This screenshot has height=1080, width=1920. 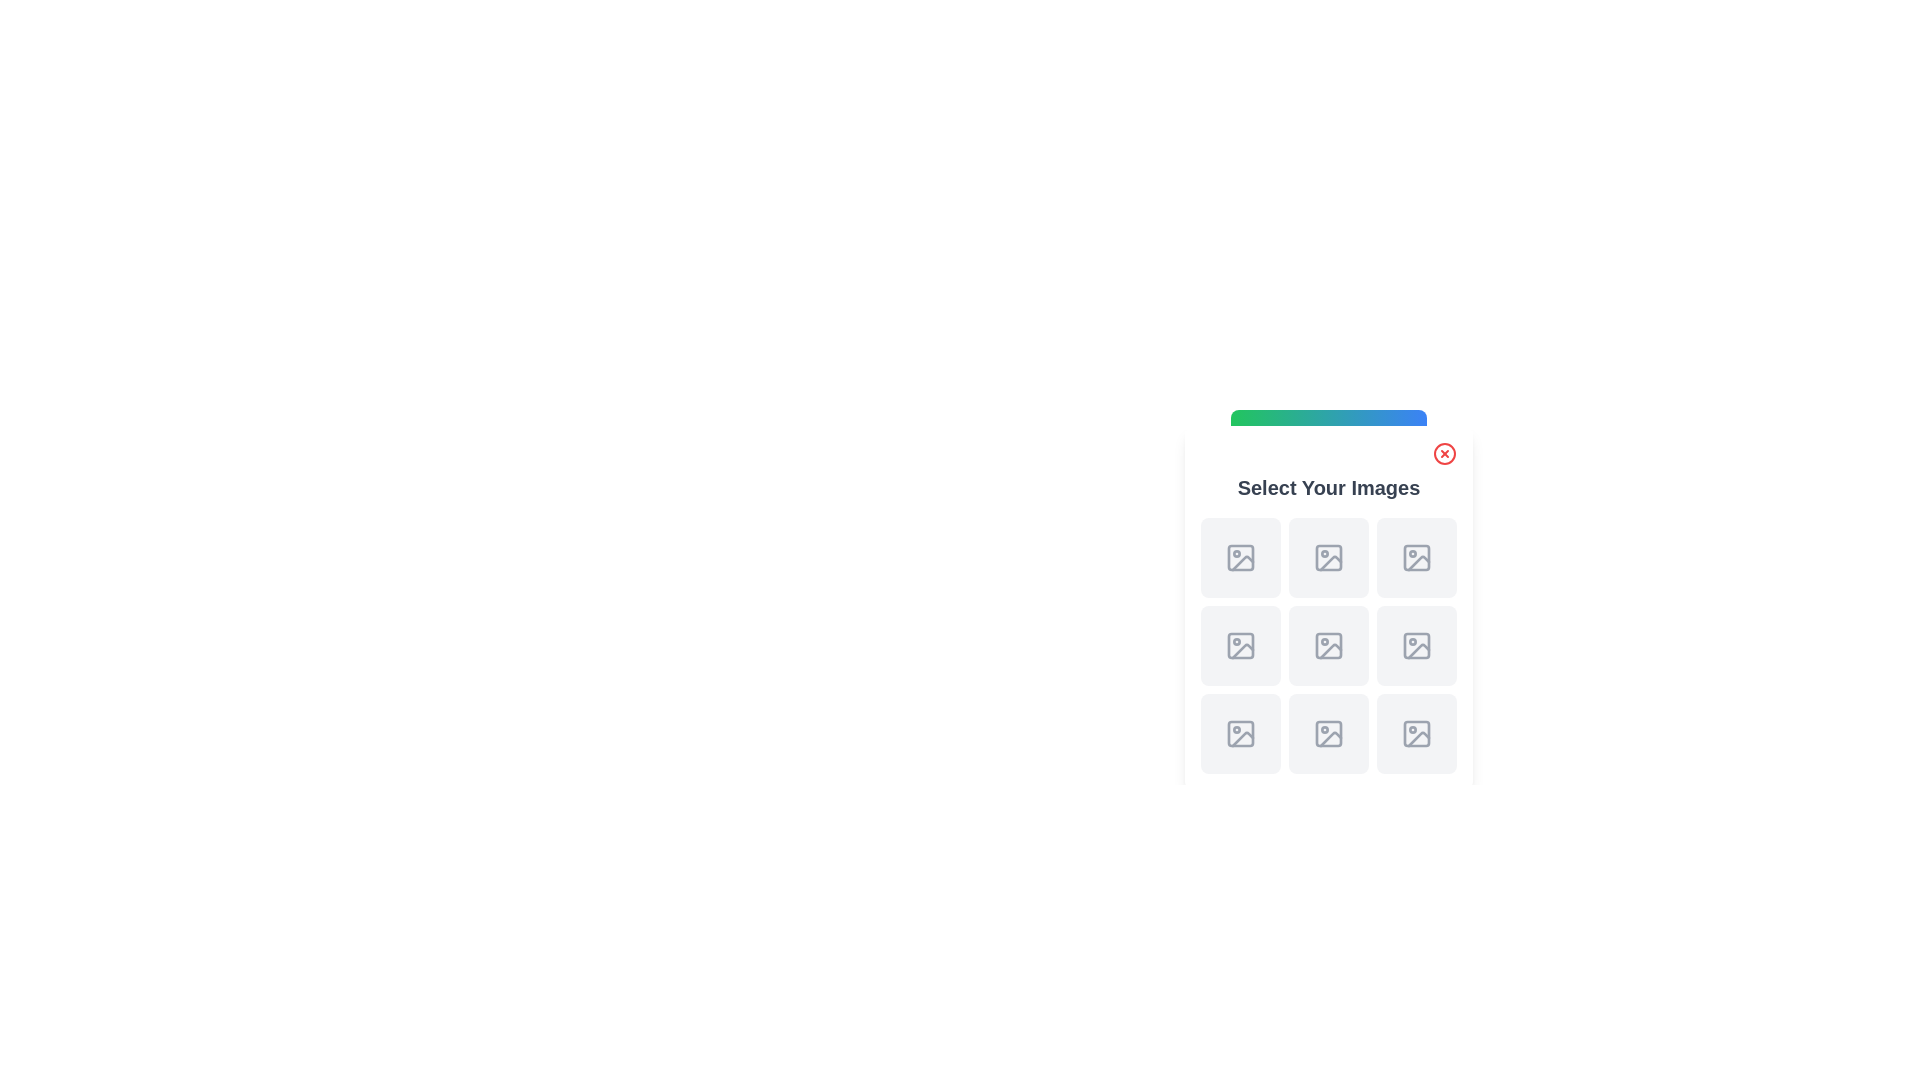 I want to click on the inactive small rectangle with rounded corners located in the fourth row and second column of the grid layout, which is part of an icon-like graphic, so click(x=1240, y=645).